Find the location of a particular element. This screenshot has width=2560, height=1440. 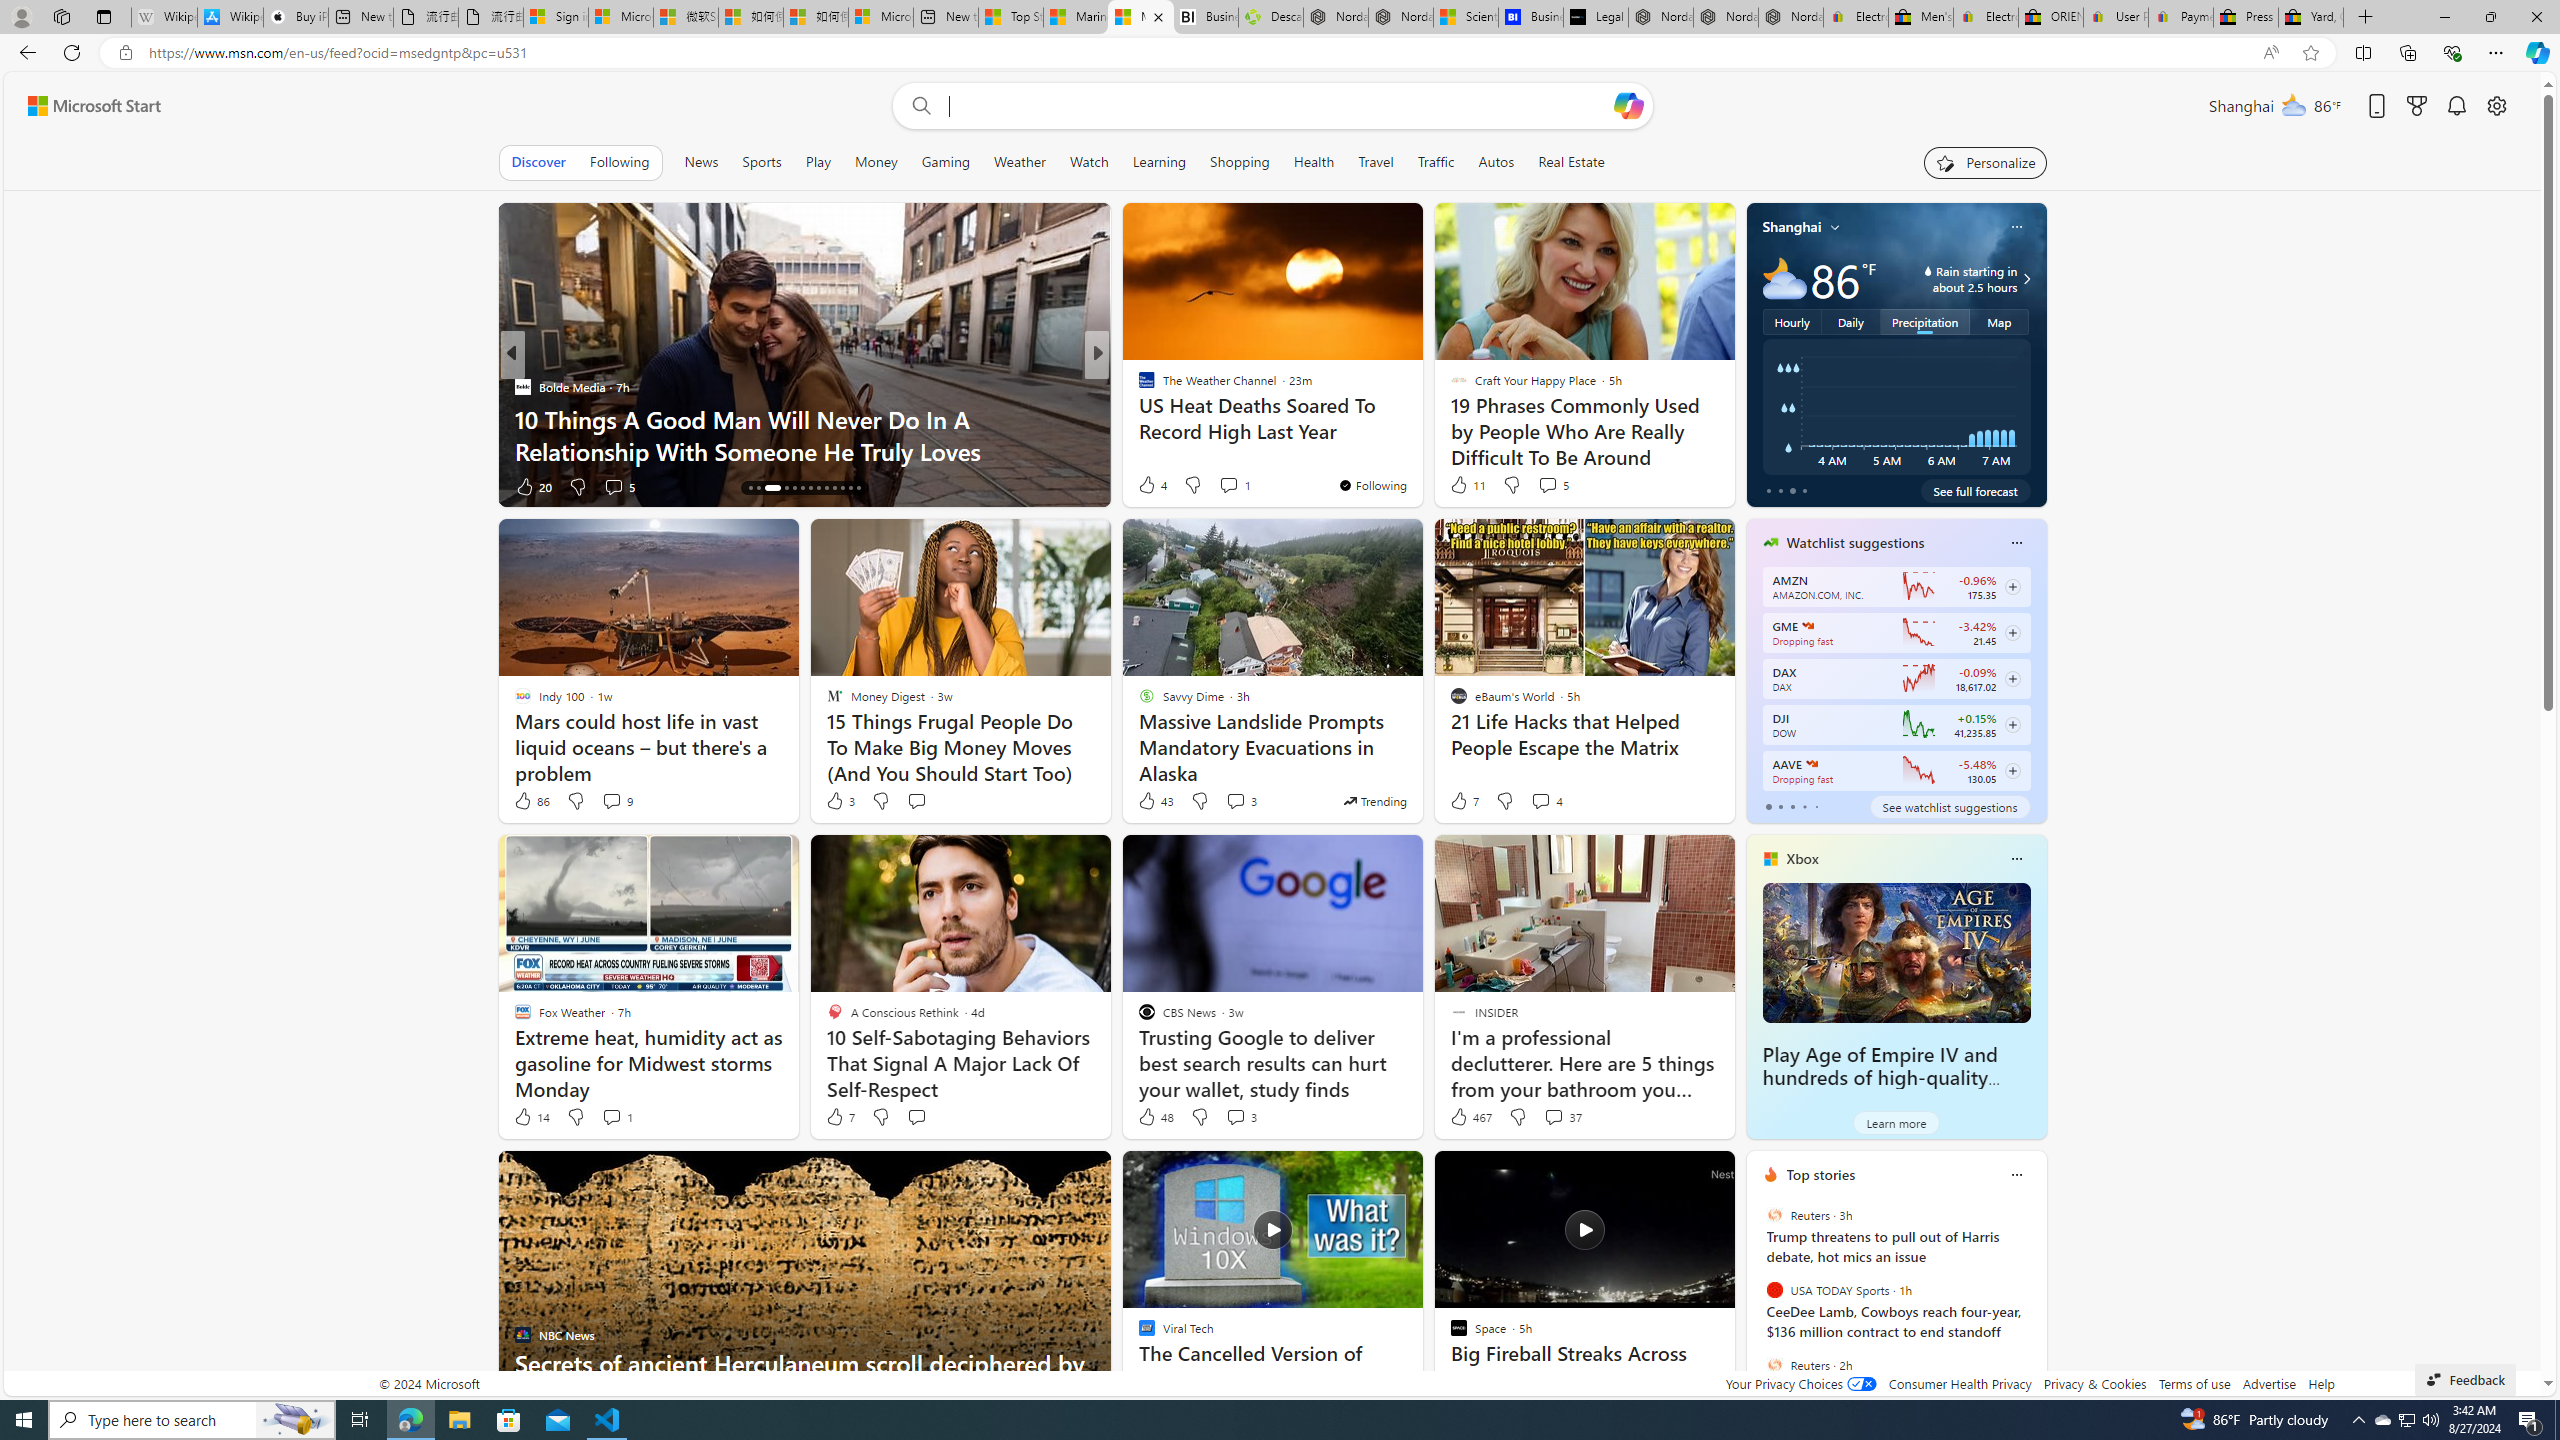

'Precipitation' is located at coordinates (1924, 321).